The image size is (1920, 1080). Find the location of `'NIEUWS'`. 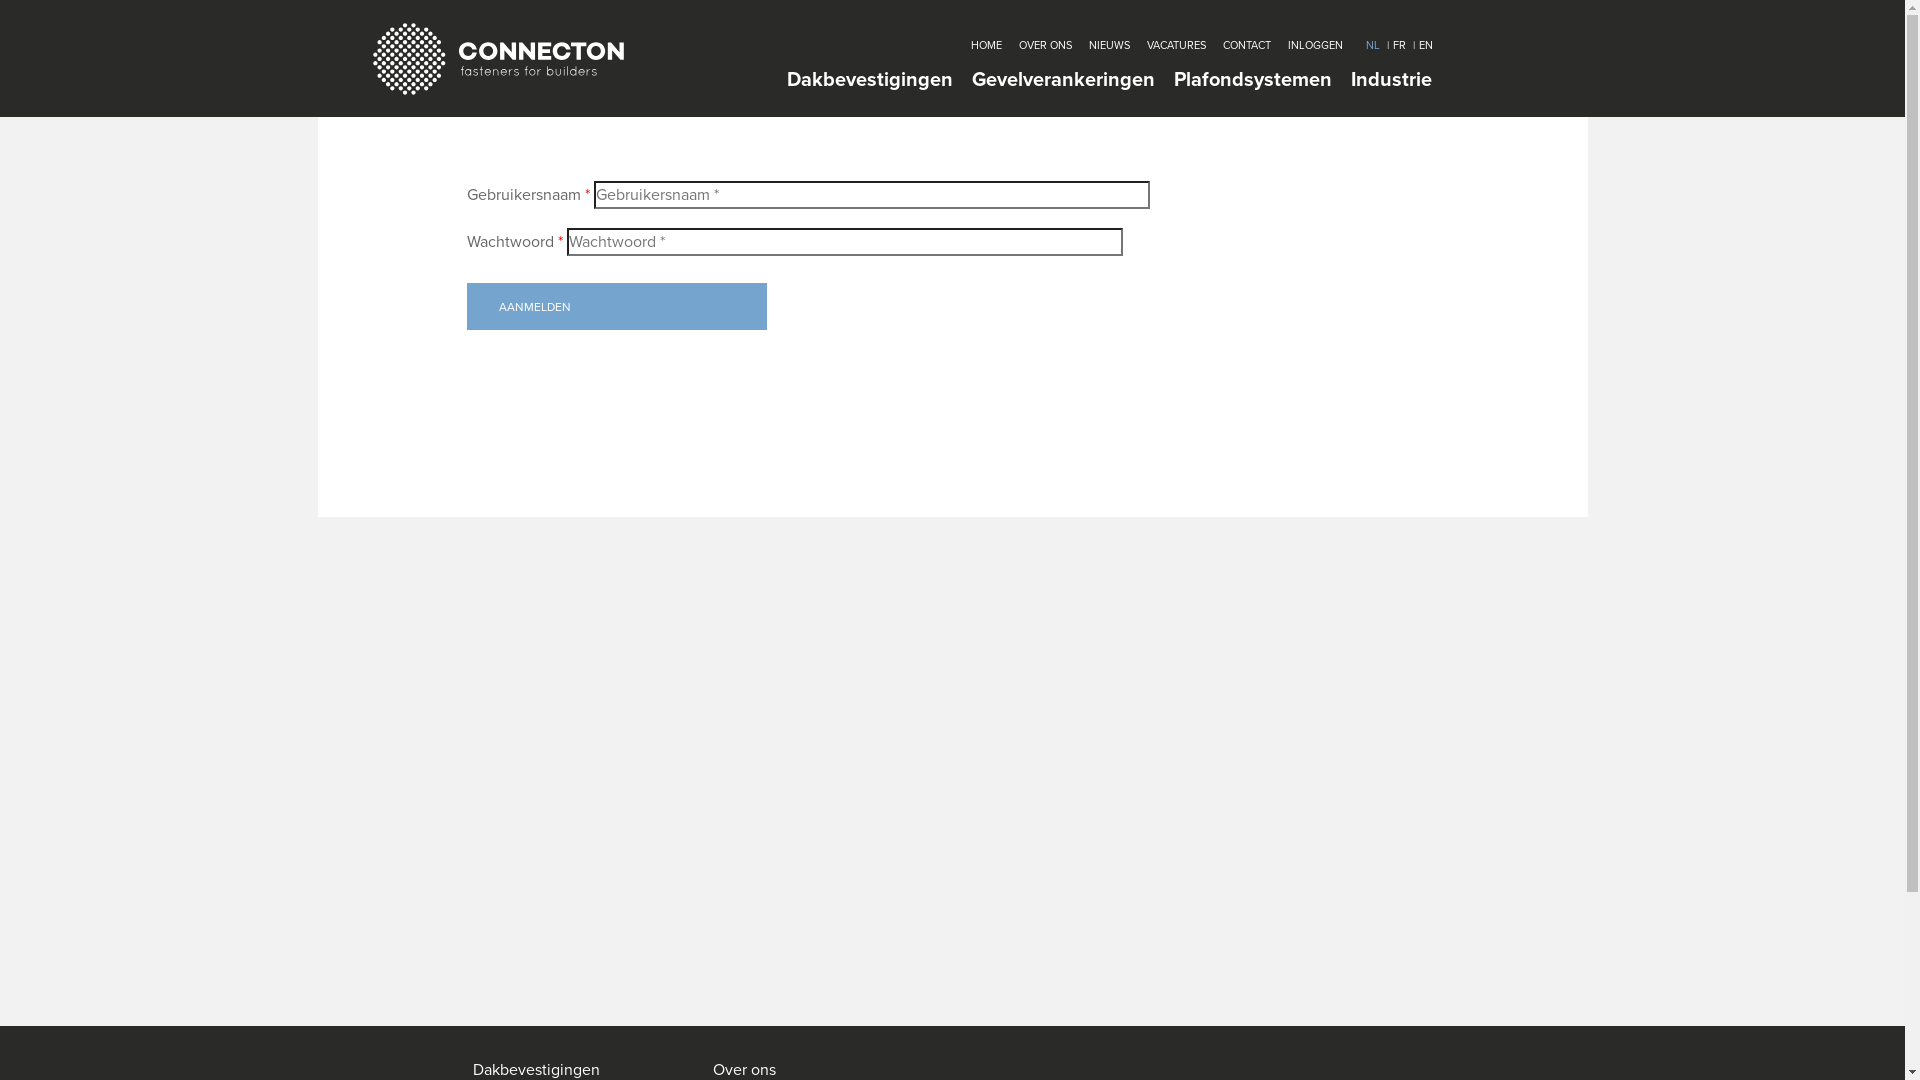

'NIEUWS' is located at coordinates (1107, 45).